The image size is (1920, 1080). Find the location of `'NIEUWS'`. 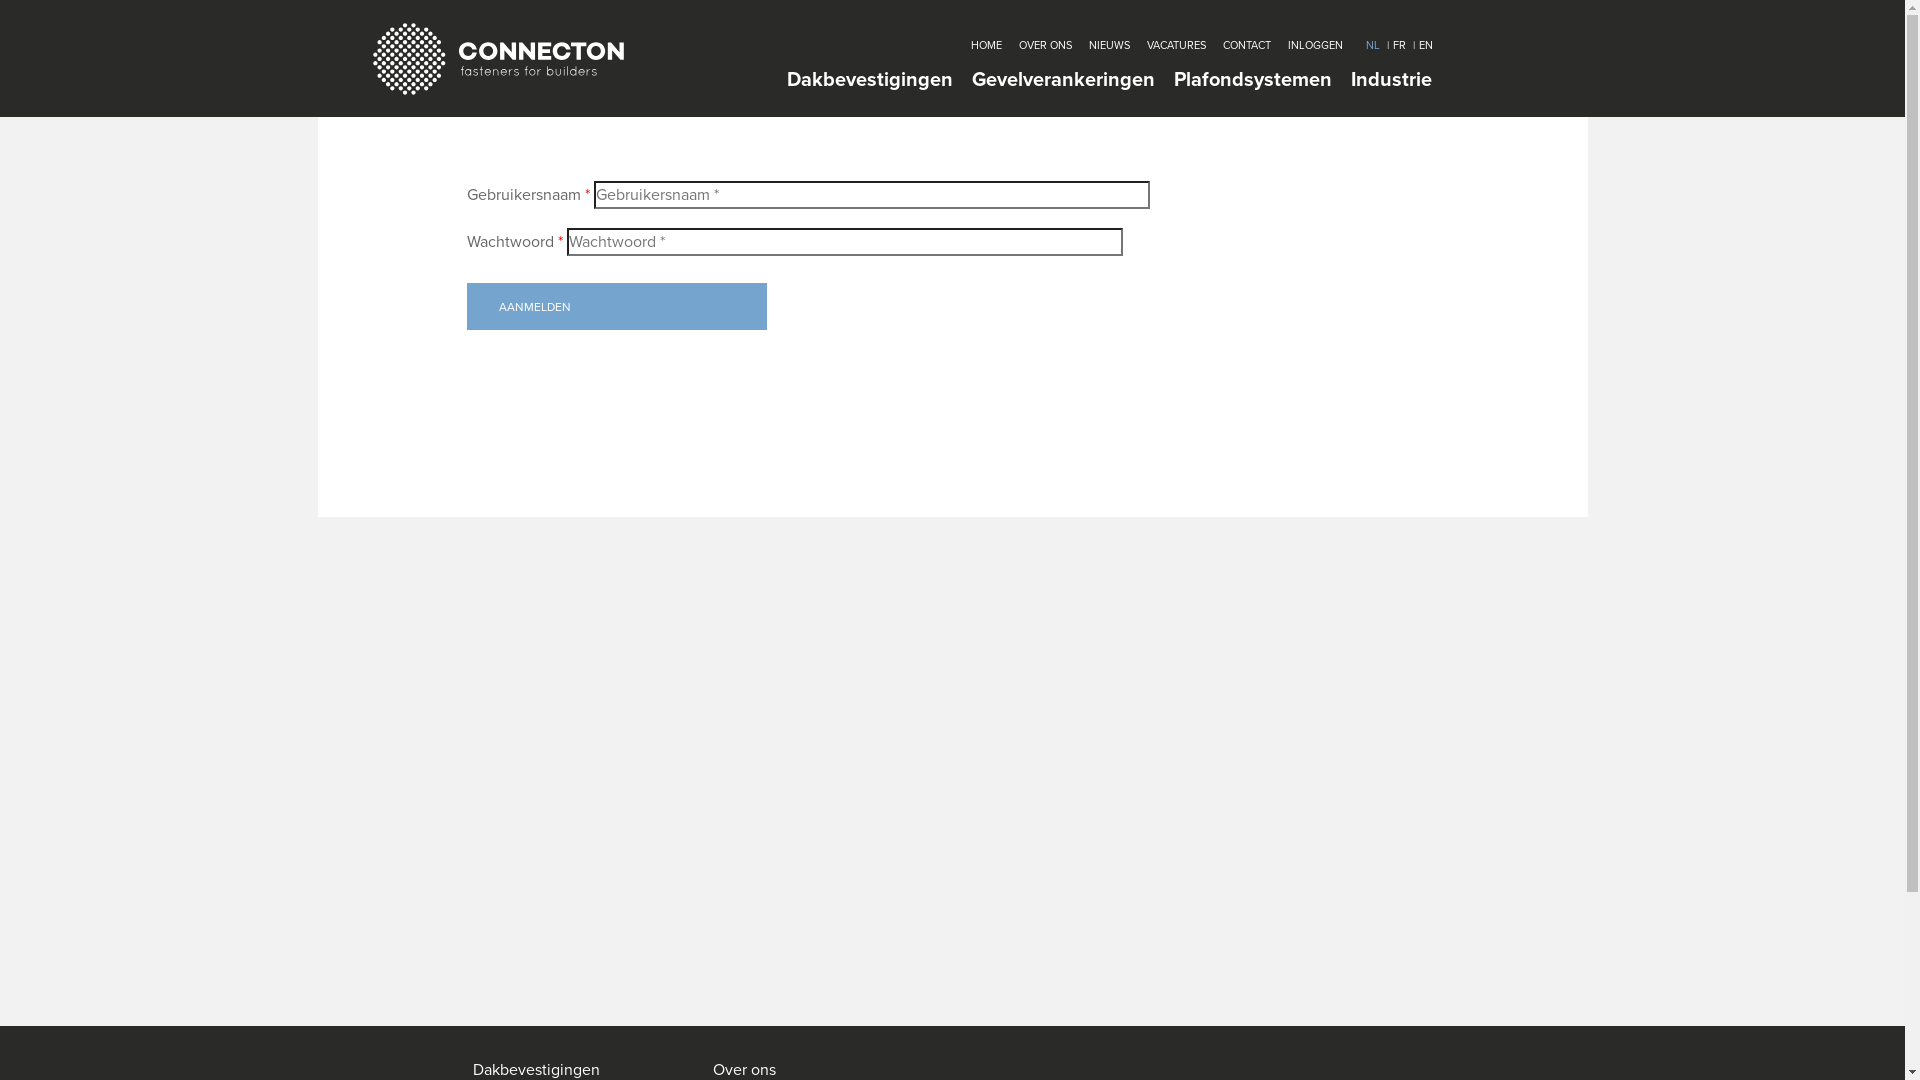

'NIEUWS' is located at coordinates (1107, 45).